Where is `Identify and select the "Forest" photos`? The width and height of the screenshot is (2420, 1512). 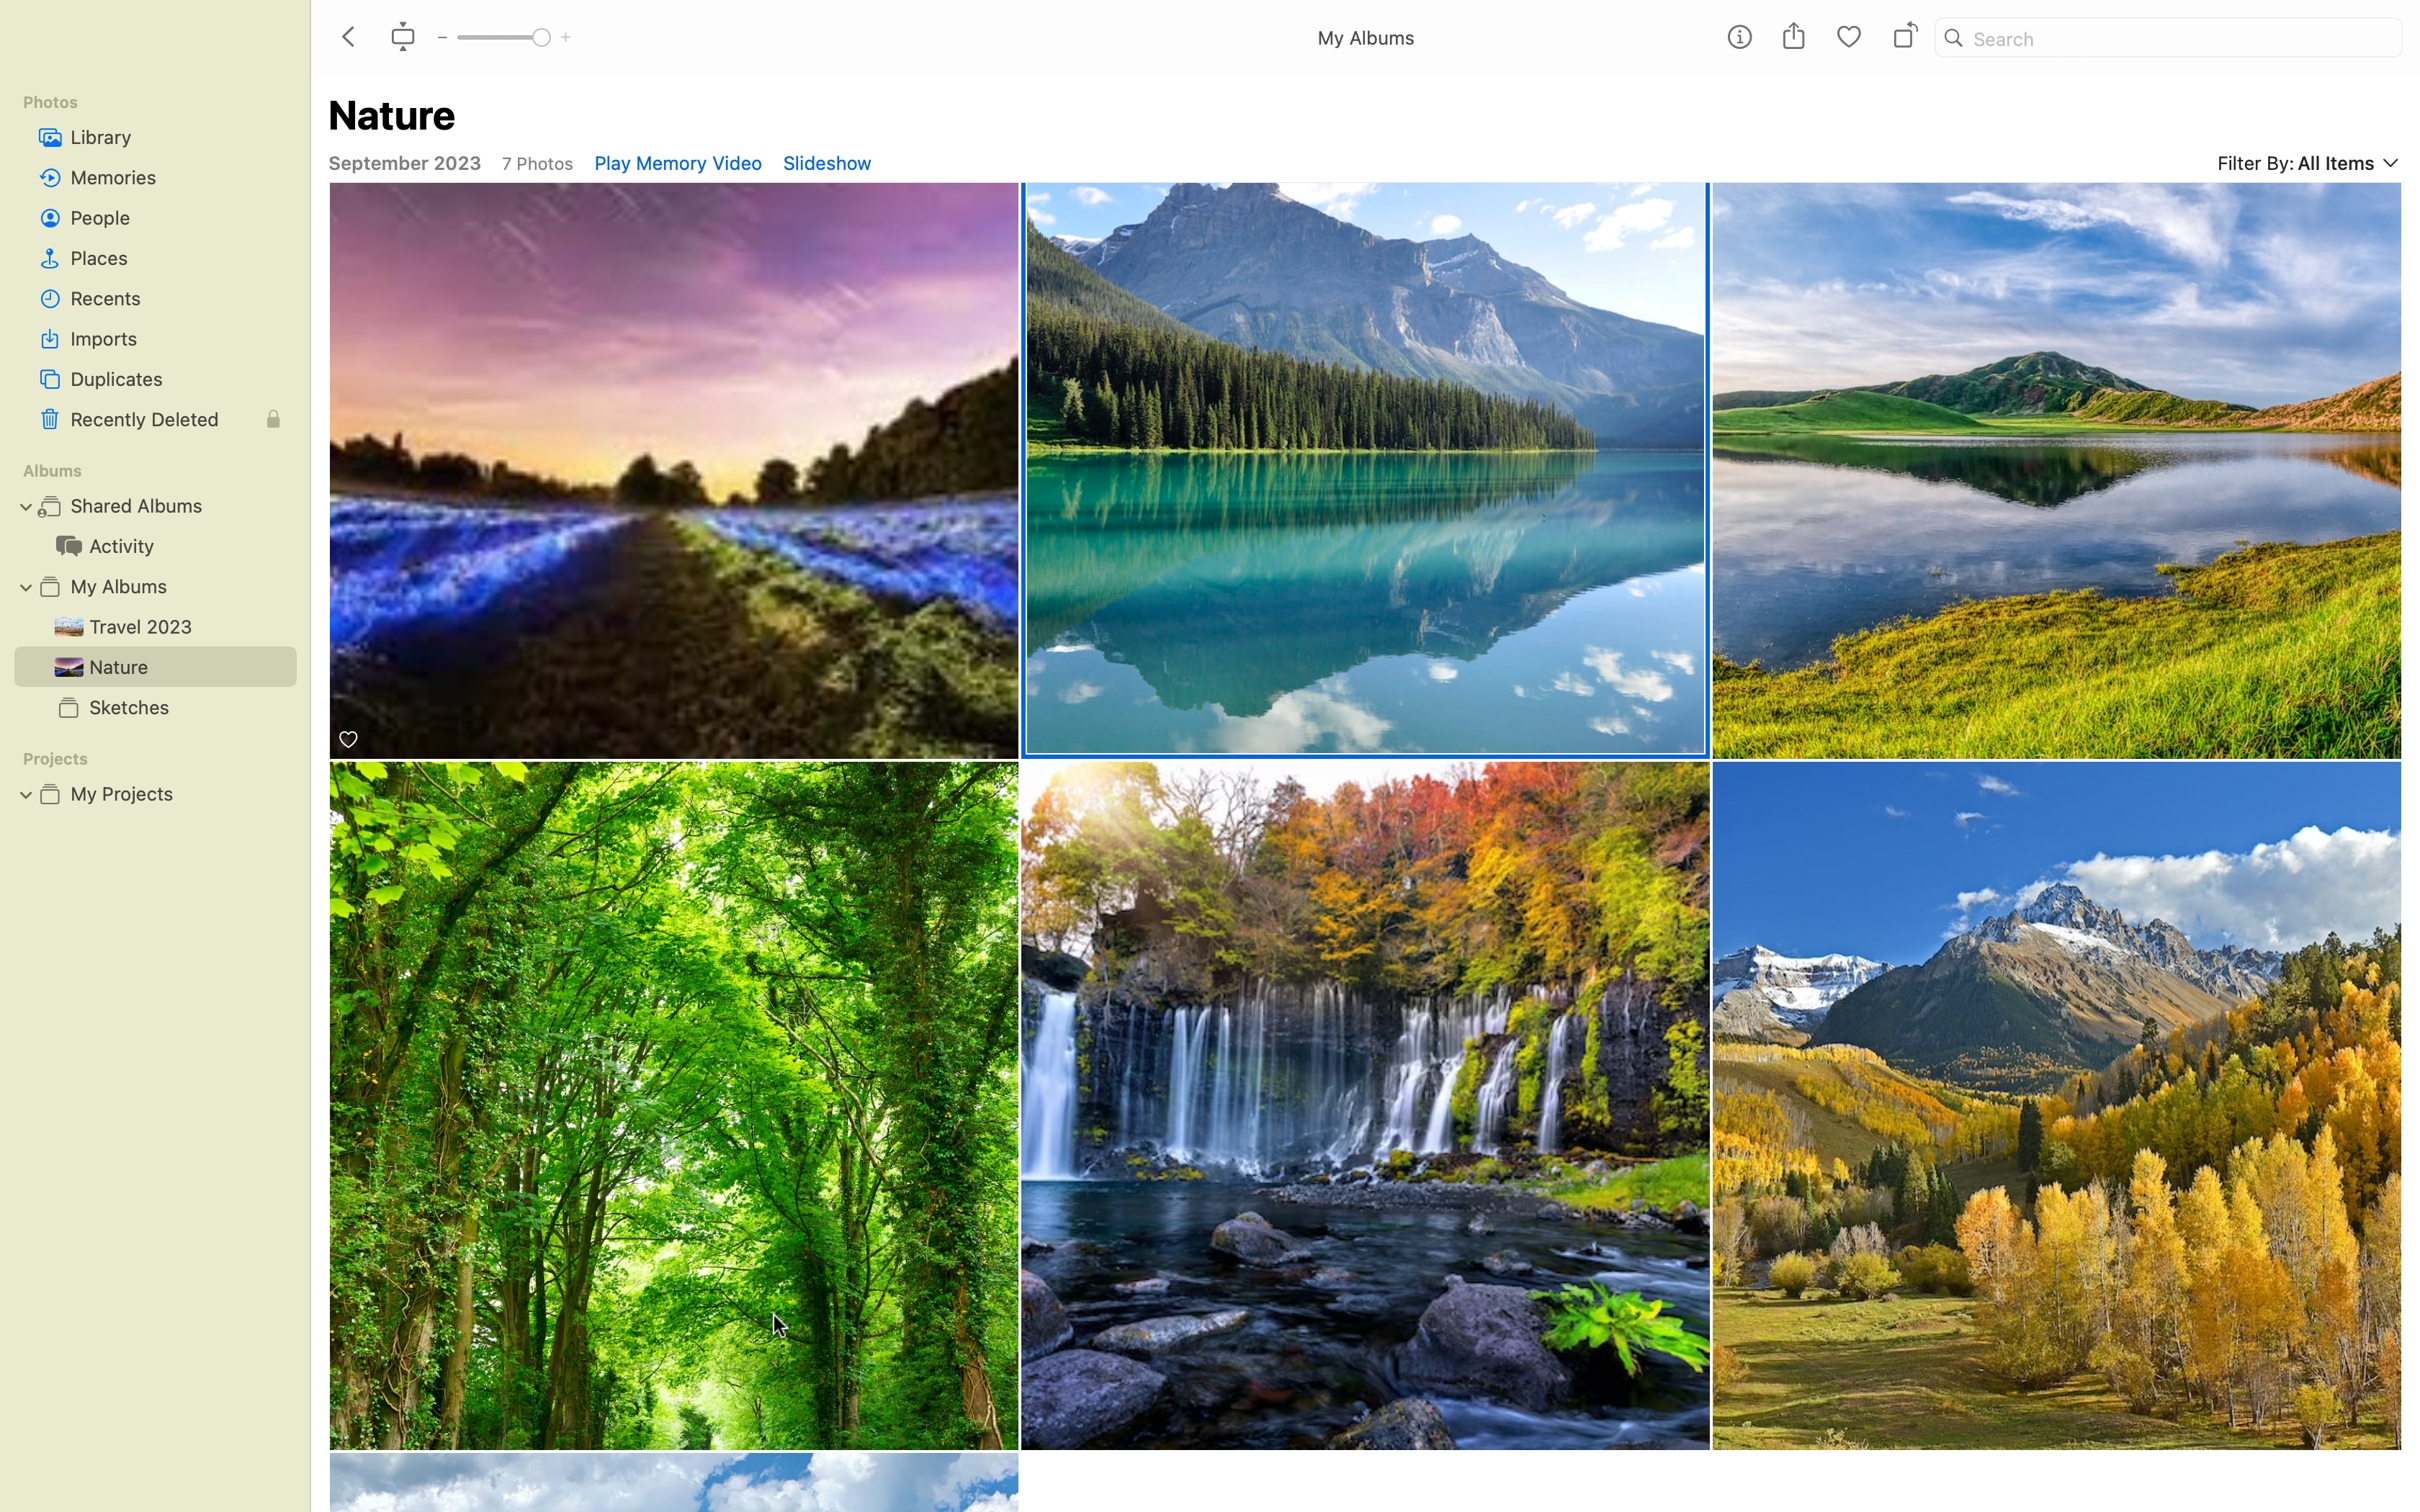 Identify and select the "Forest" photos is located at coordinates (674, 1104).